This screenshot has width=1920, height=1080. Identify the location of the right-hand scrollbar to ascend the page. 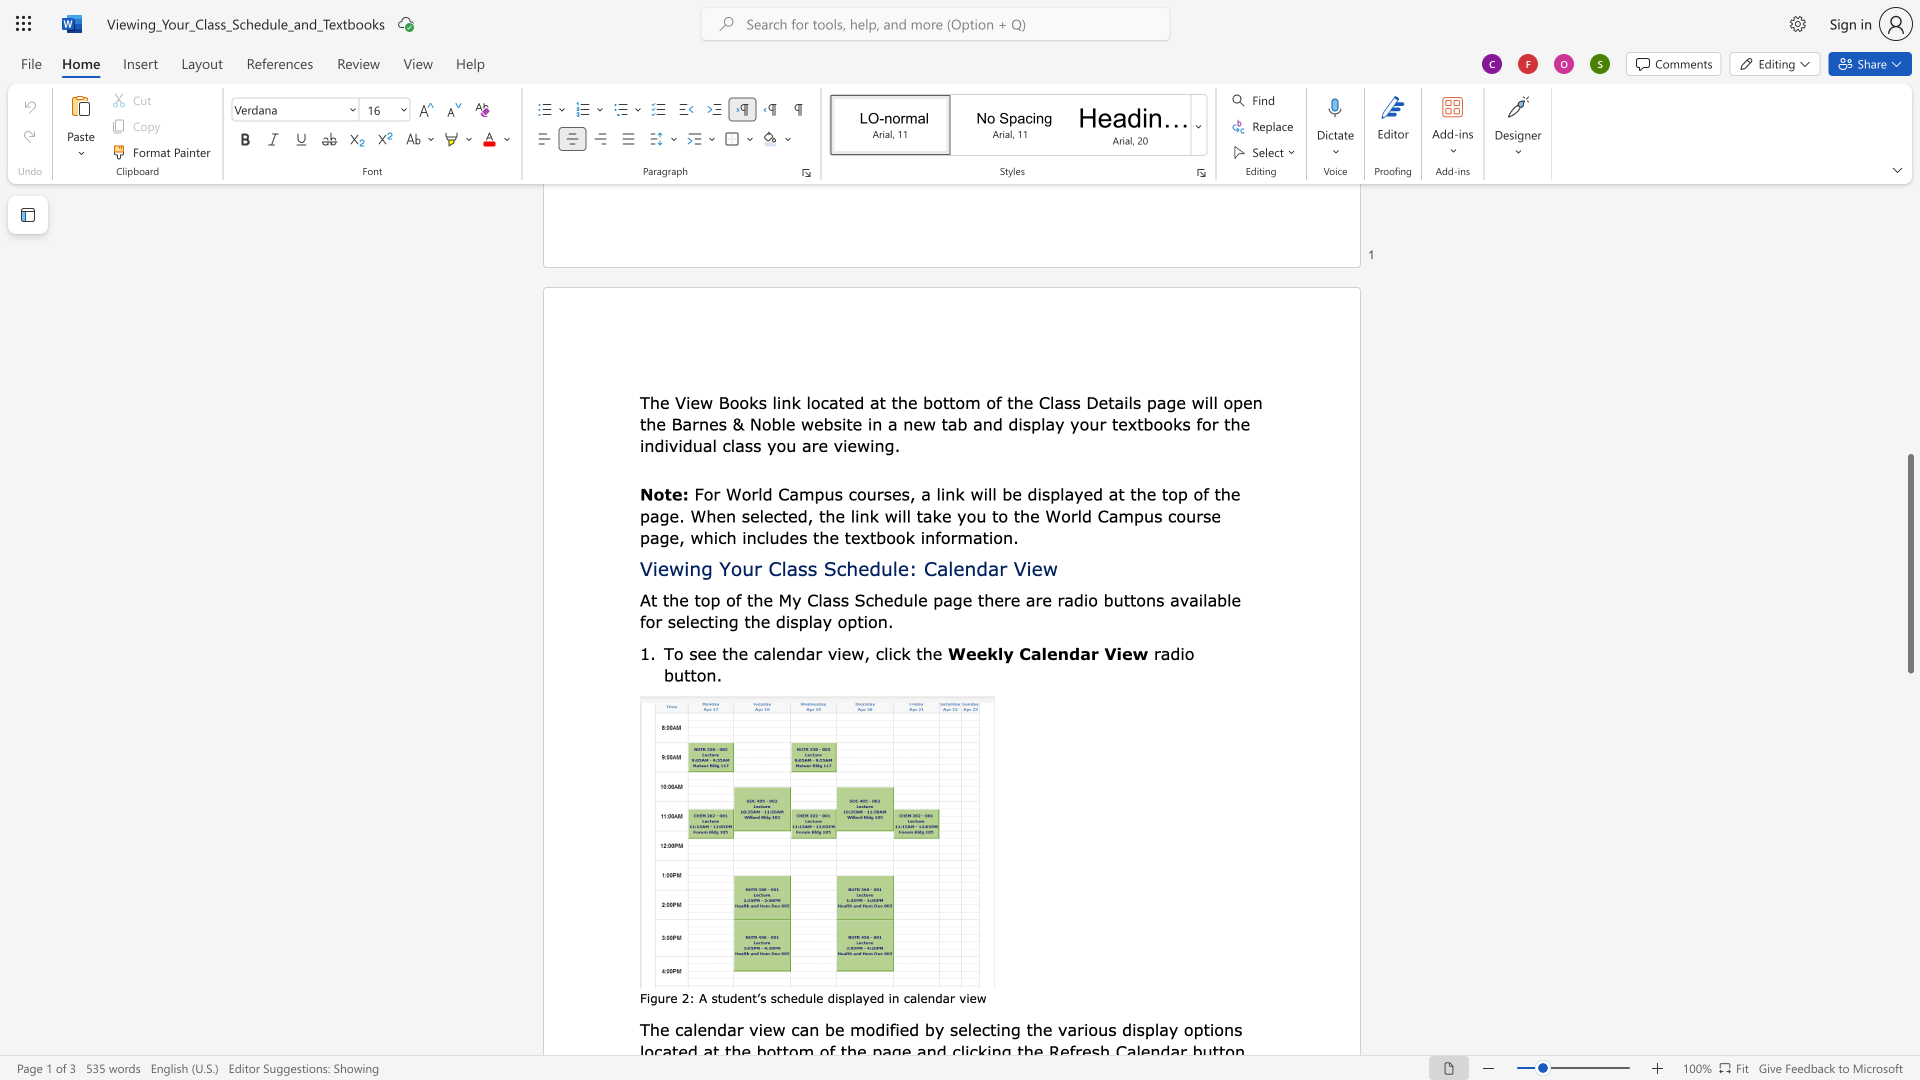
(1909, 289).